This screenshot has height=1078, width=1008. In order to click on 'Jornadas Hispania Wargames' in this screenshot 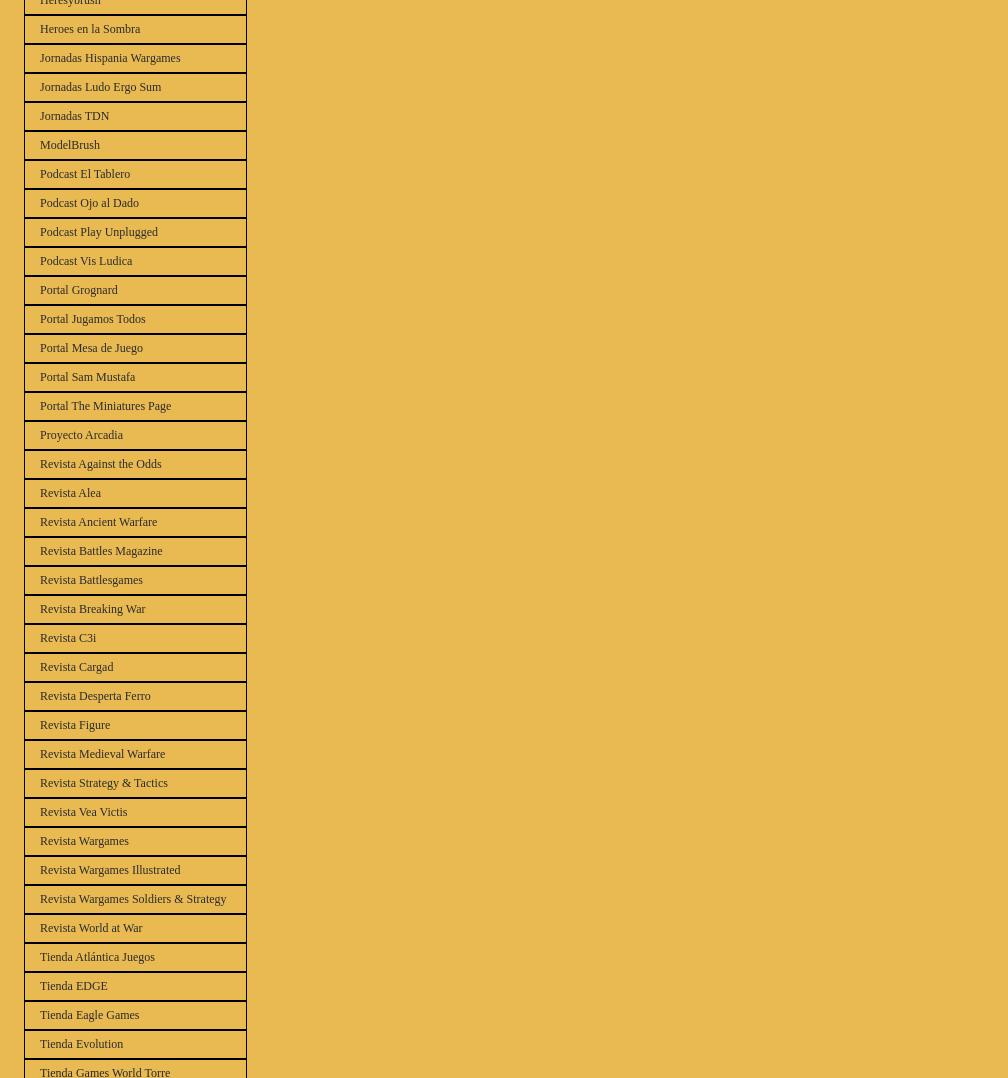, I will do `click(109, 57)`.